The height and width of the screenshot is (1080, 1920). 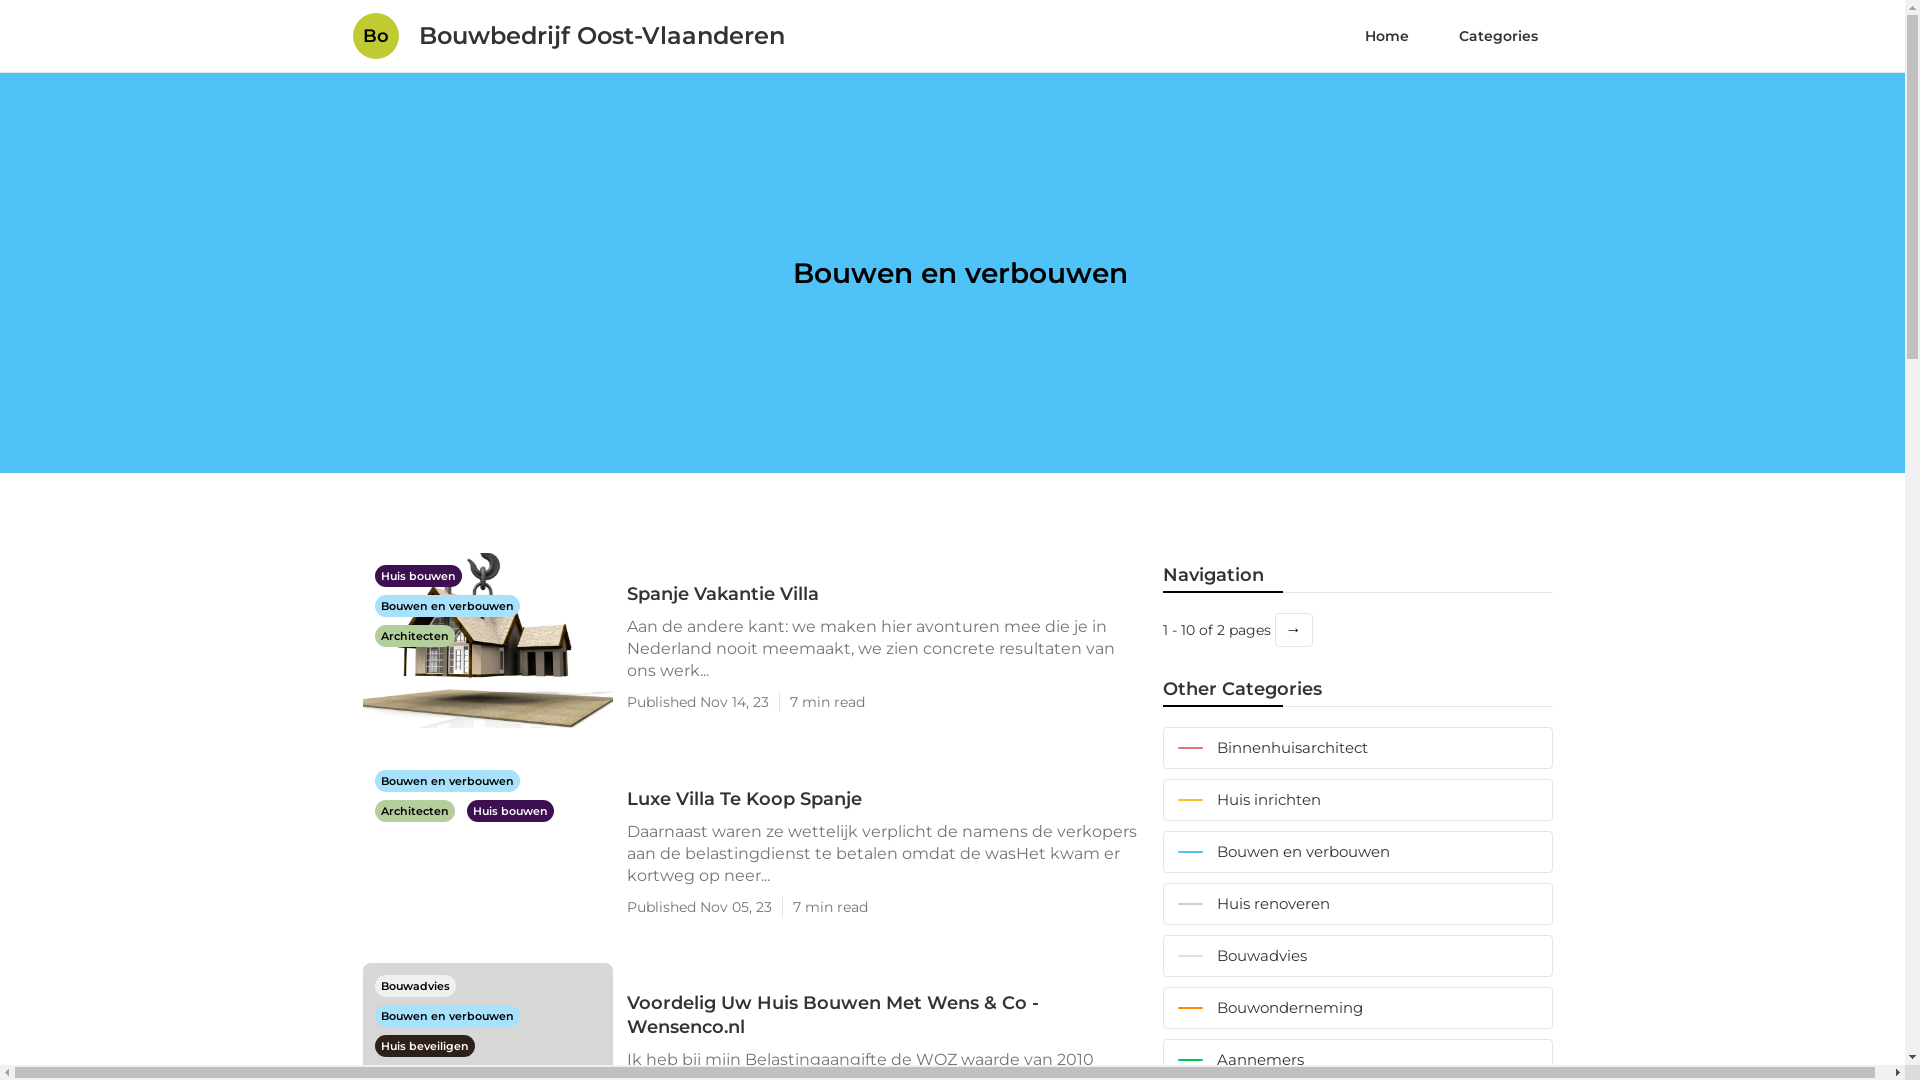 I want to click on 'Binnenhuisarchitect', so click(x=1161, y=748).